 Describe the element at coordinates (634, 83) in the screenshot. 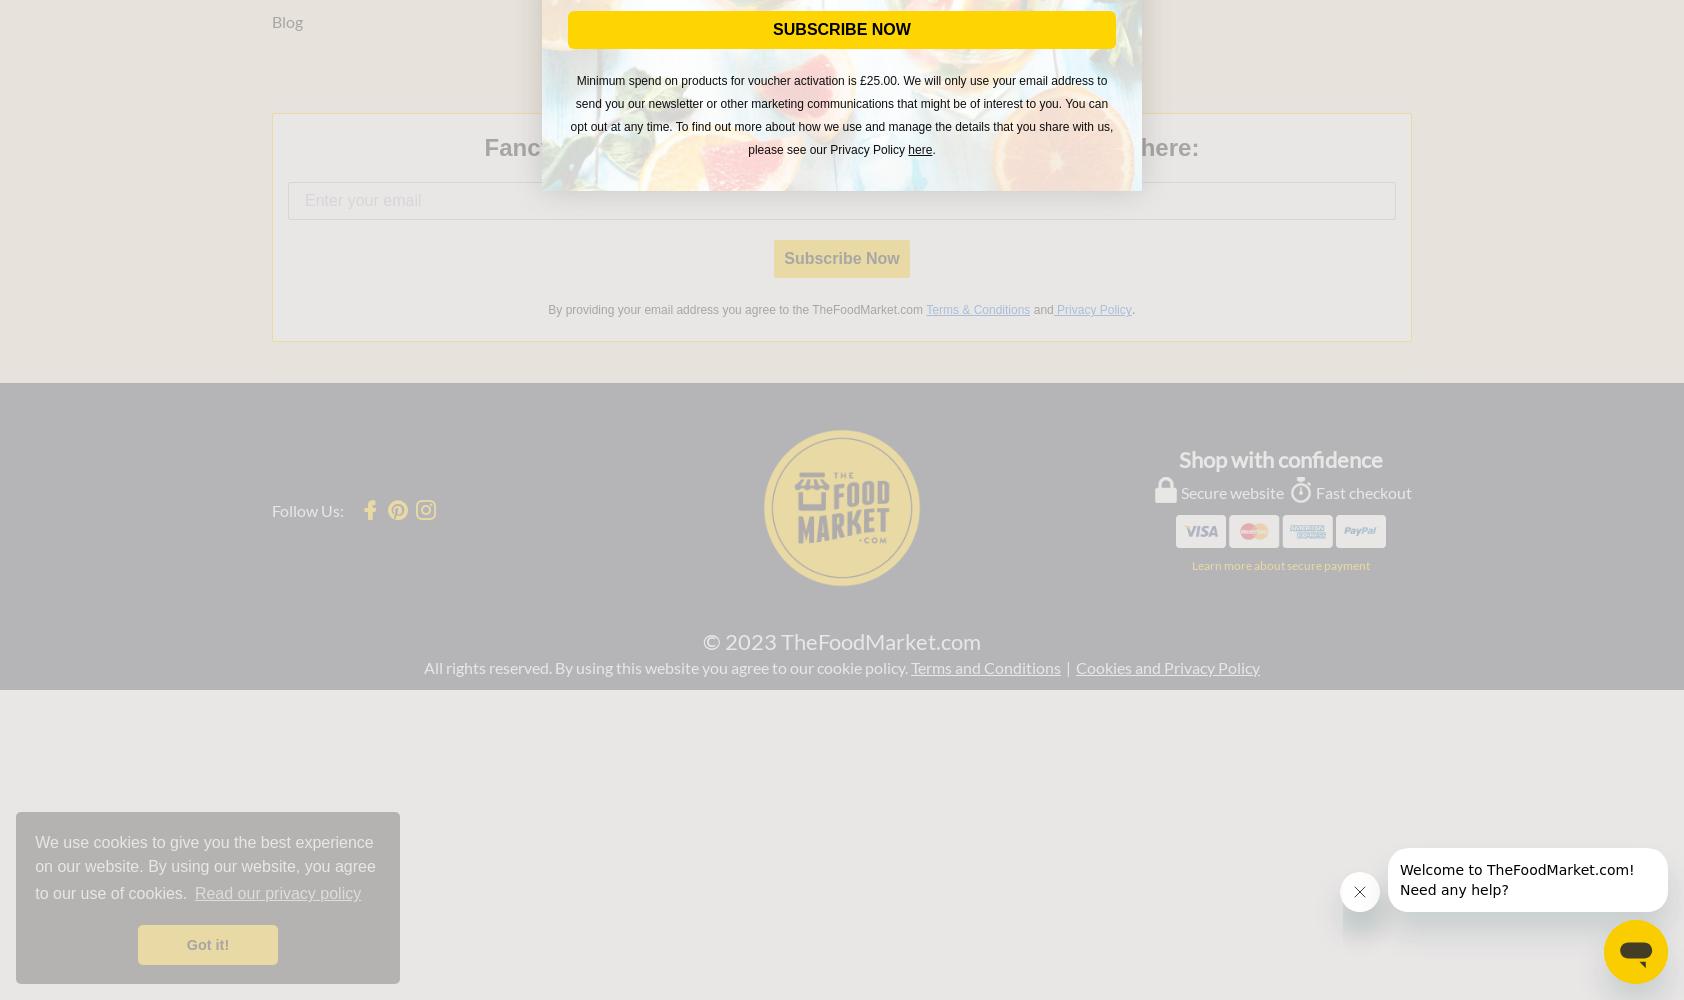

I see `'Non-alcoholic drinks'` at that location.